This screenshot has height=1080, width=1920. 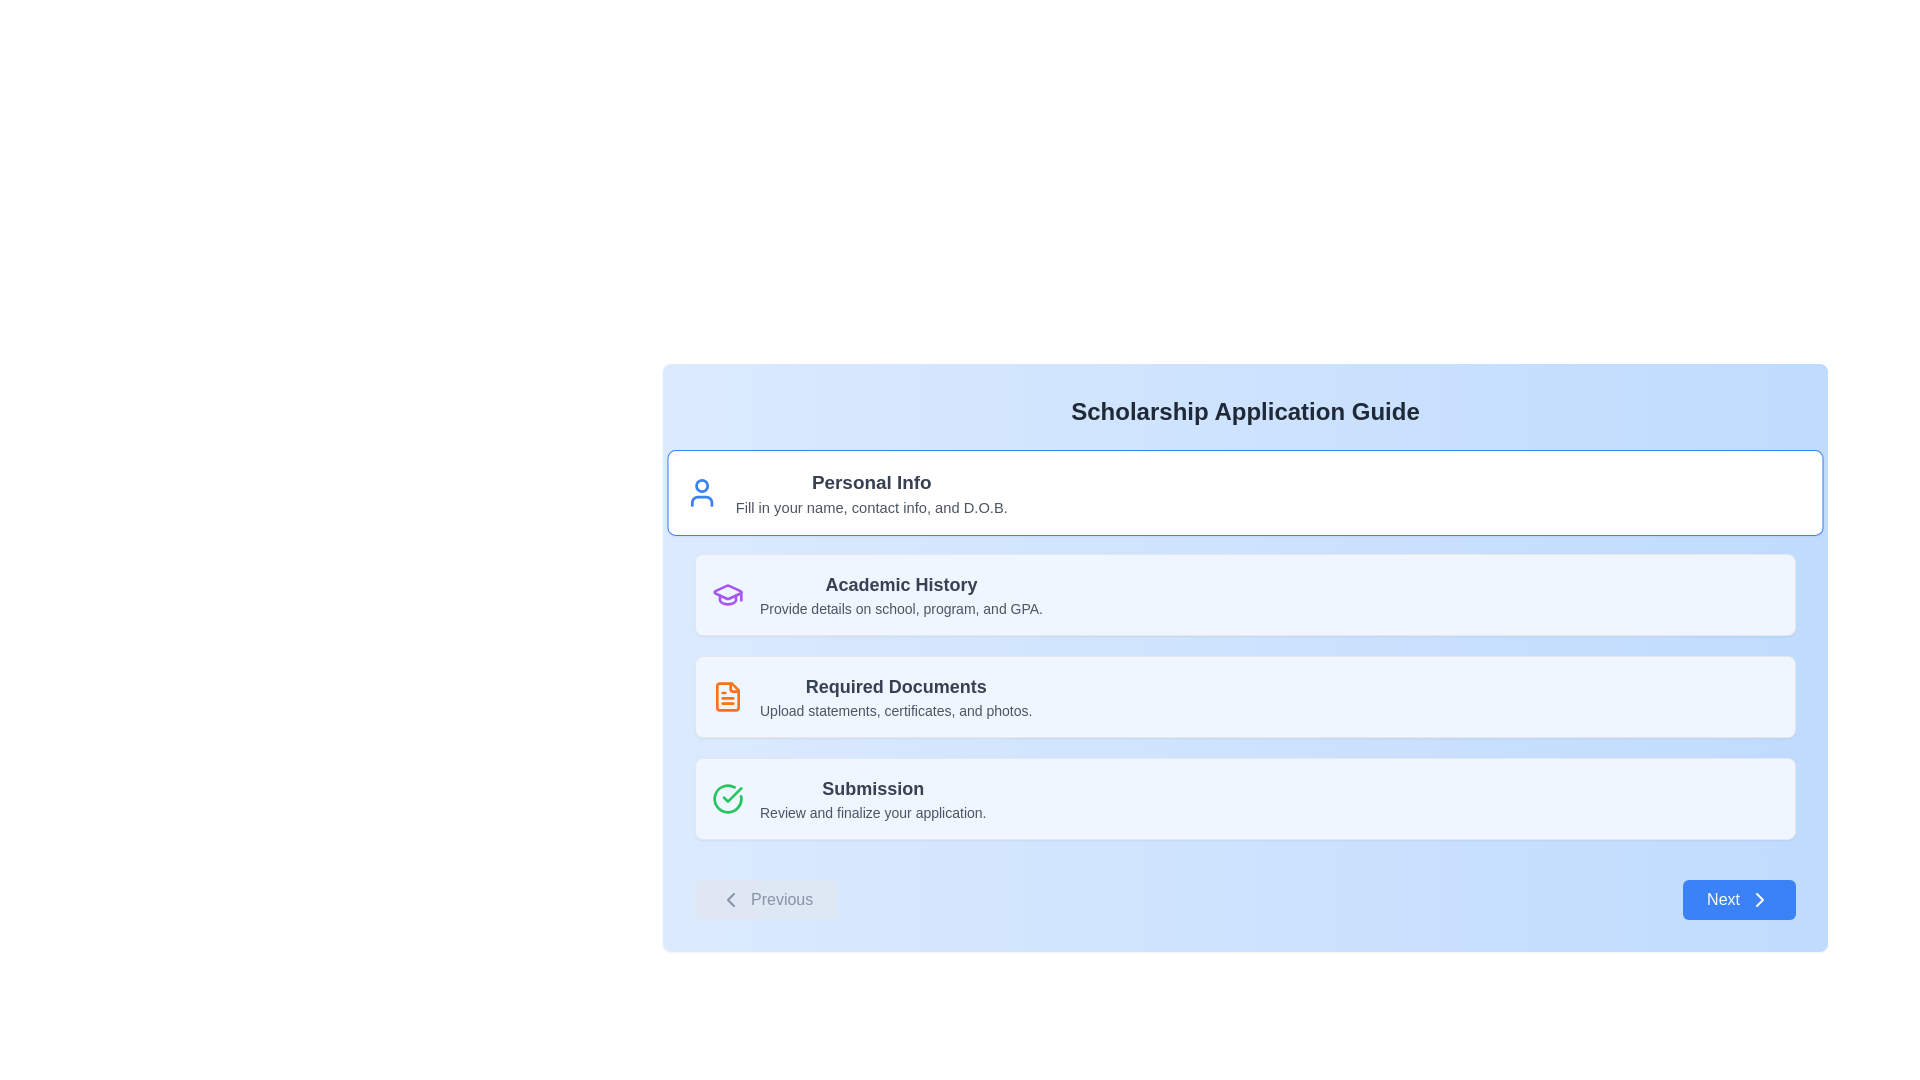 I want to click on left-pointing chevron icon in grayscale, part of the 'Previous' navigation button, for accessibility features, so click(x=729, y=898).